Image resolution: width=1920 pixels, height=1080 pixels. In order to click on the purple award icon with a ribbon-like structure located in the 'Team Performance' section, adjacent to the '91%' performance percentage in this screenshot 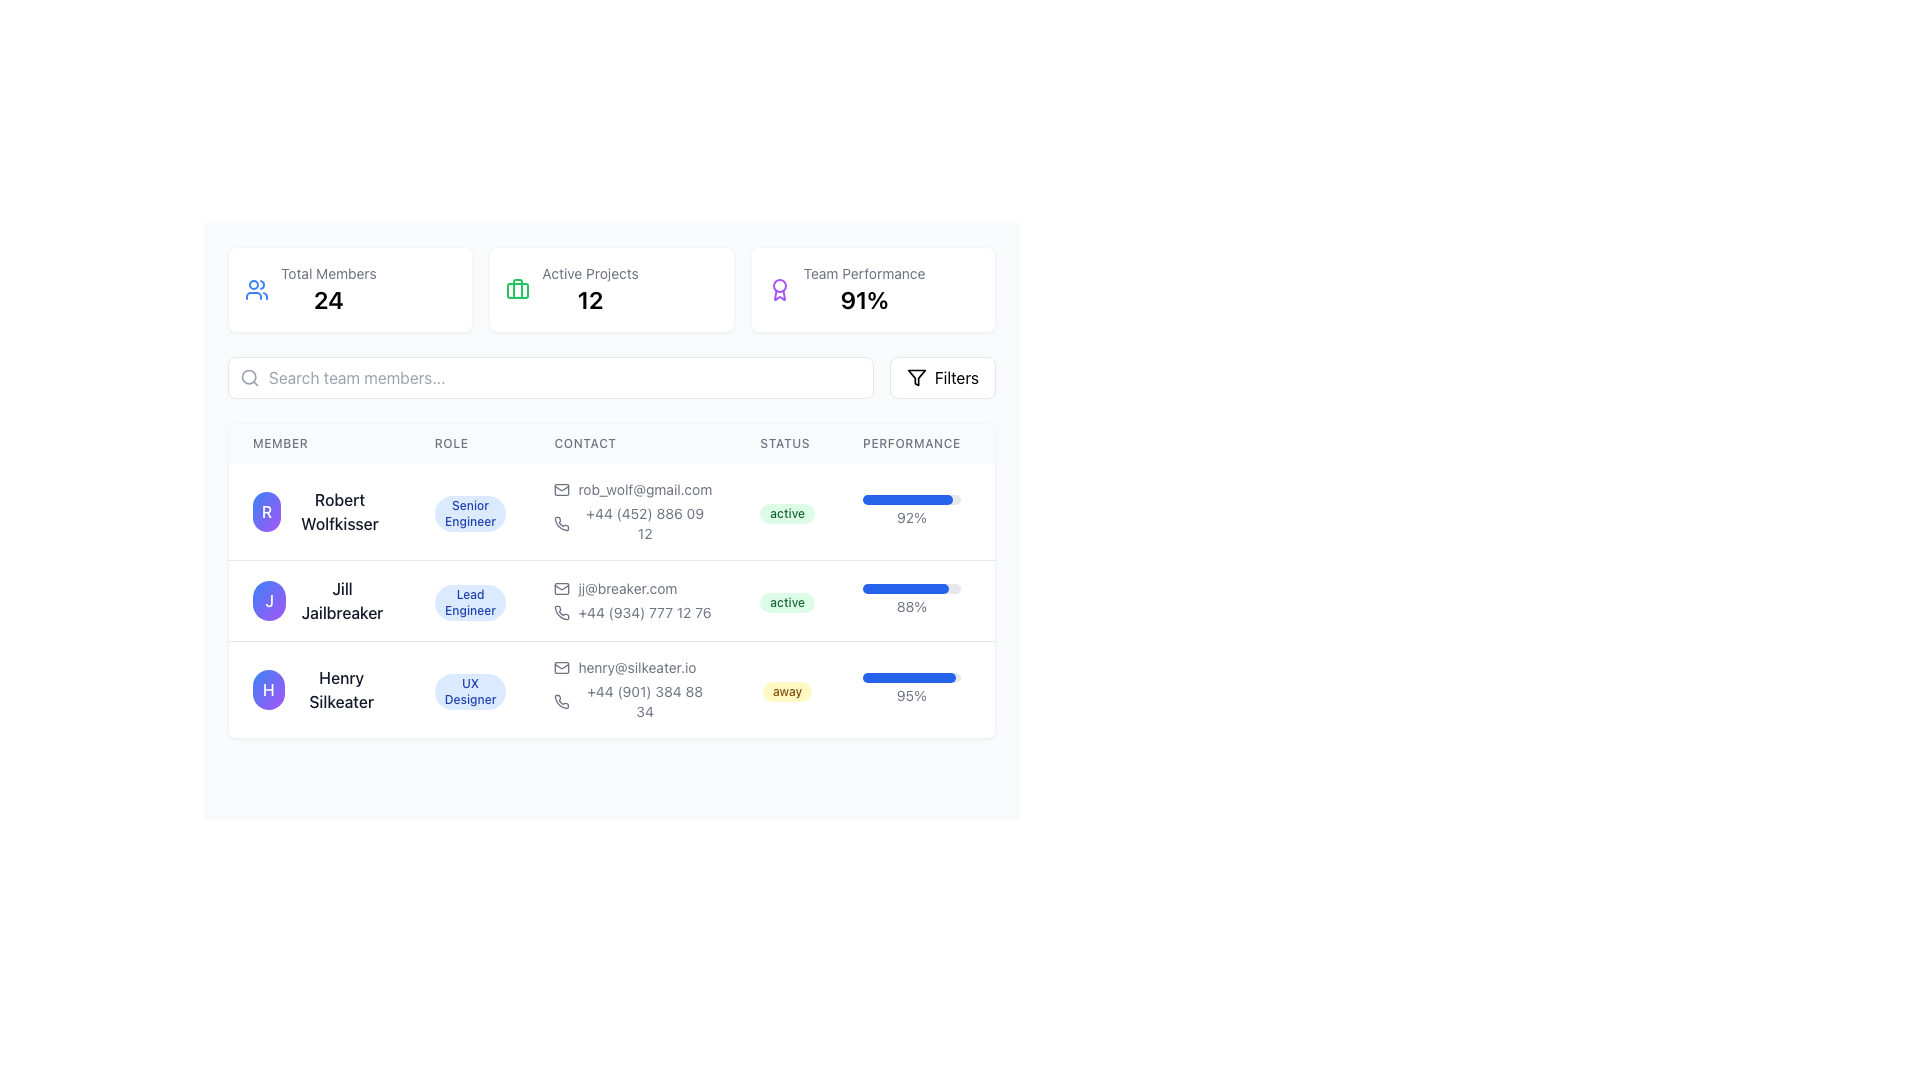, I will do `click(778, 289)`.